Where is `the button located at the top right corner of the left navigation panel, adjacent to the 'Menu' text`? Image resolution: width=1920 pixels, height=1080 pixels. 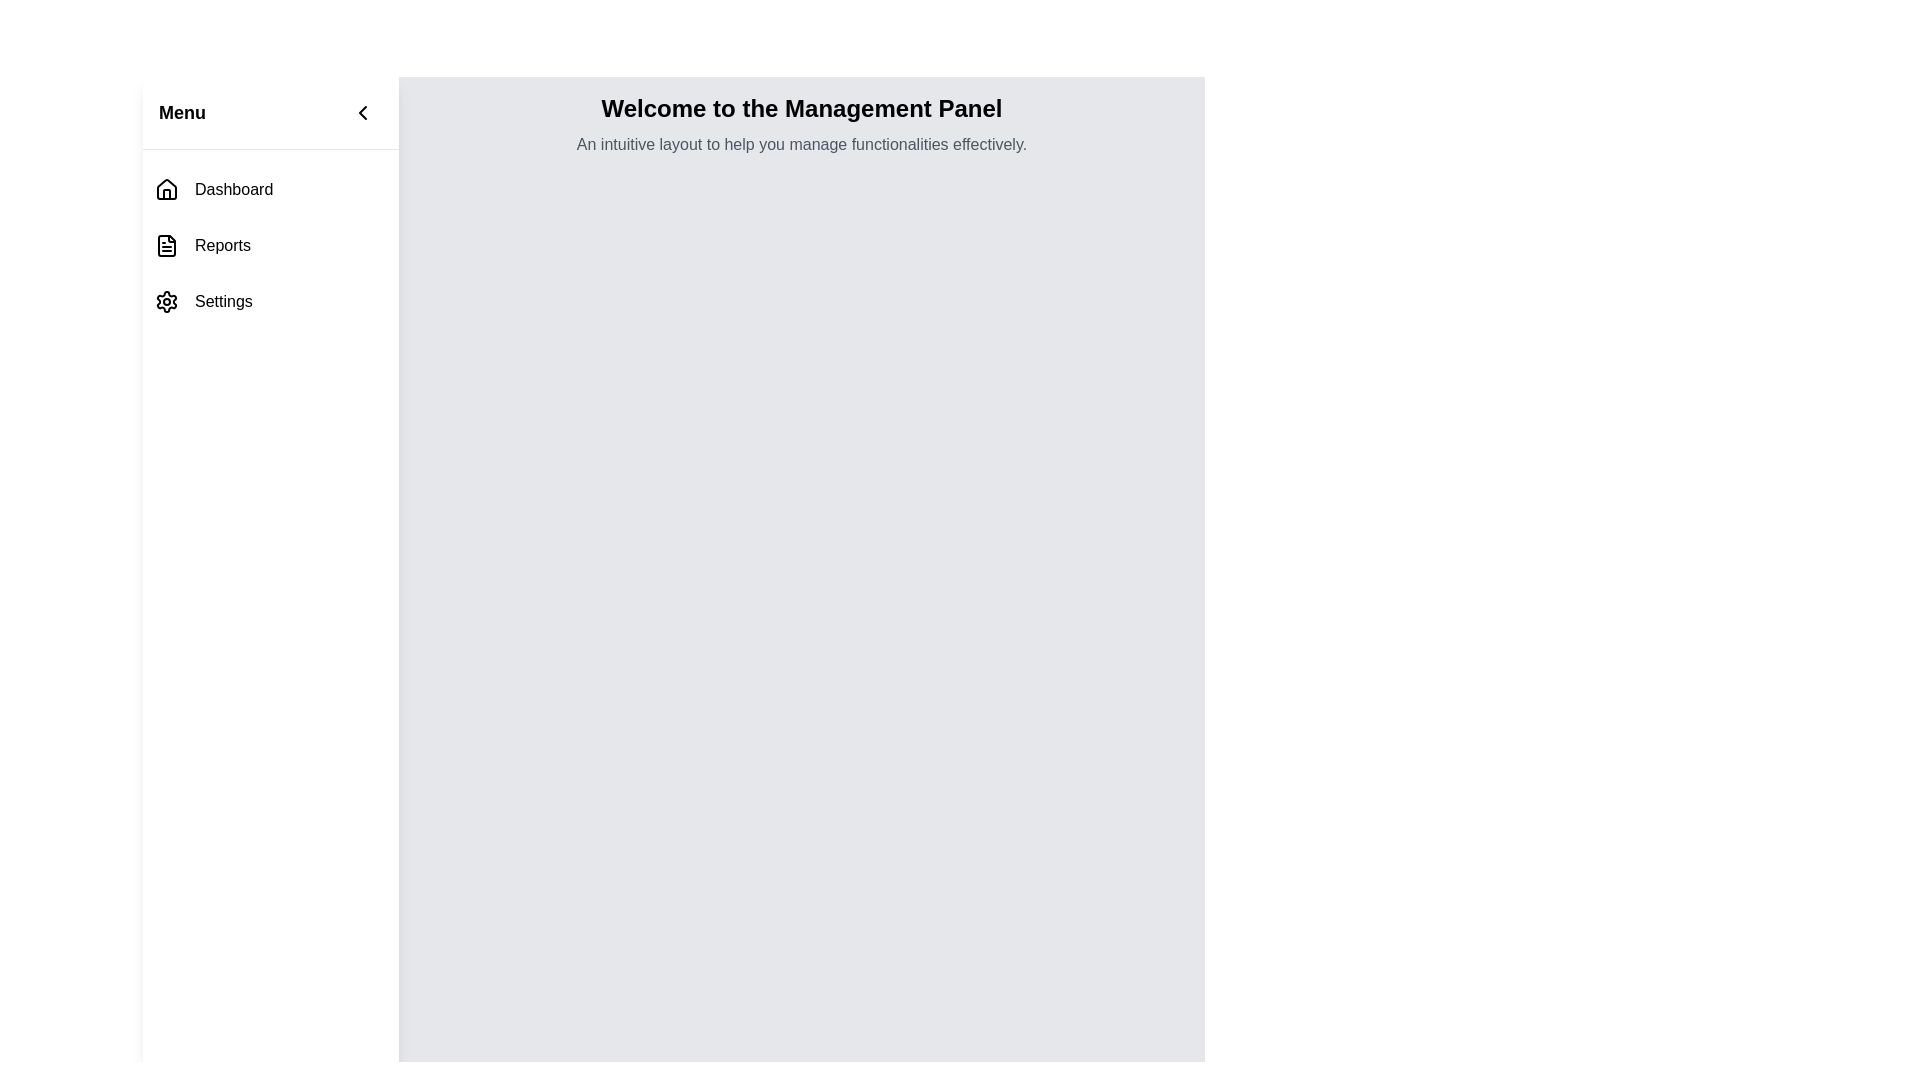 the button located at the top right corner of the left navigation panel, adjacent to the 'Menu' text is located at coordinates (363, 112).